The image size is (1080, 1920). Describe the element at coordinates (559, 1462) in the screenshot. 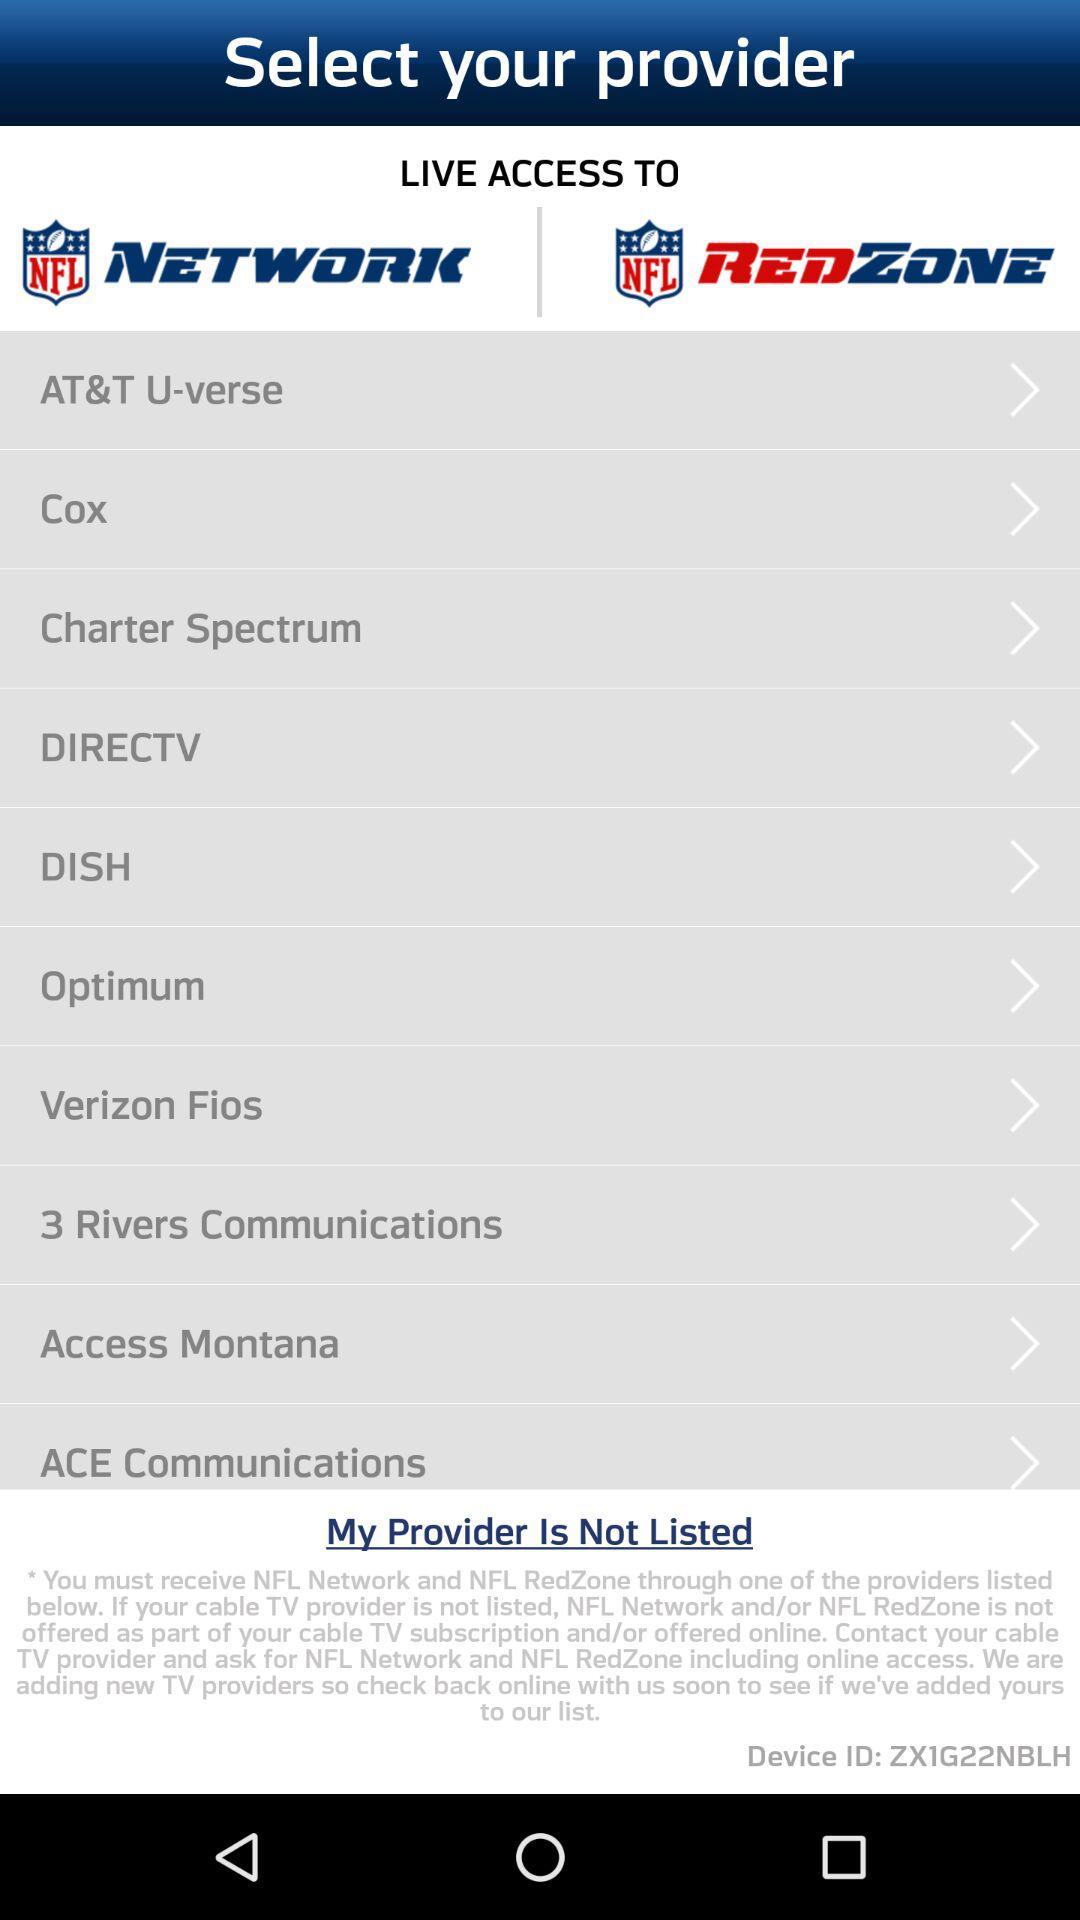

I see `the item above the my provider is icon` at that location.